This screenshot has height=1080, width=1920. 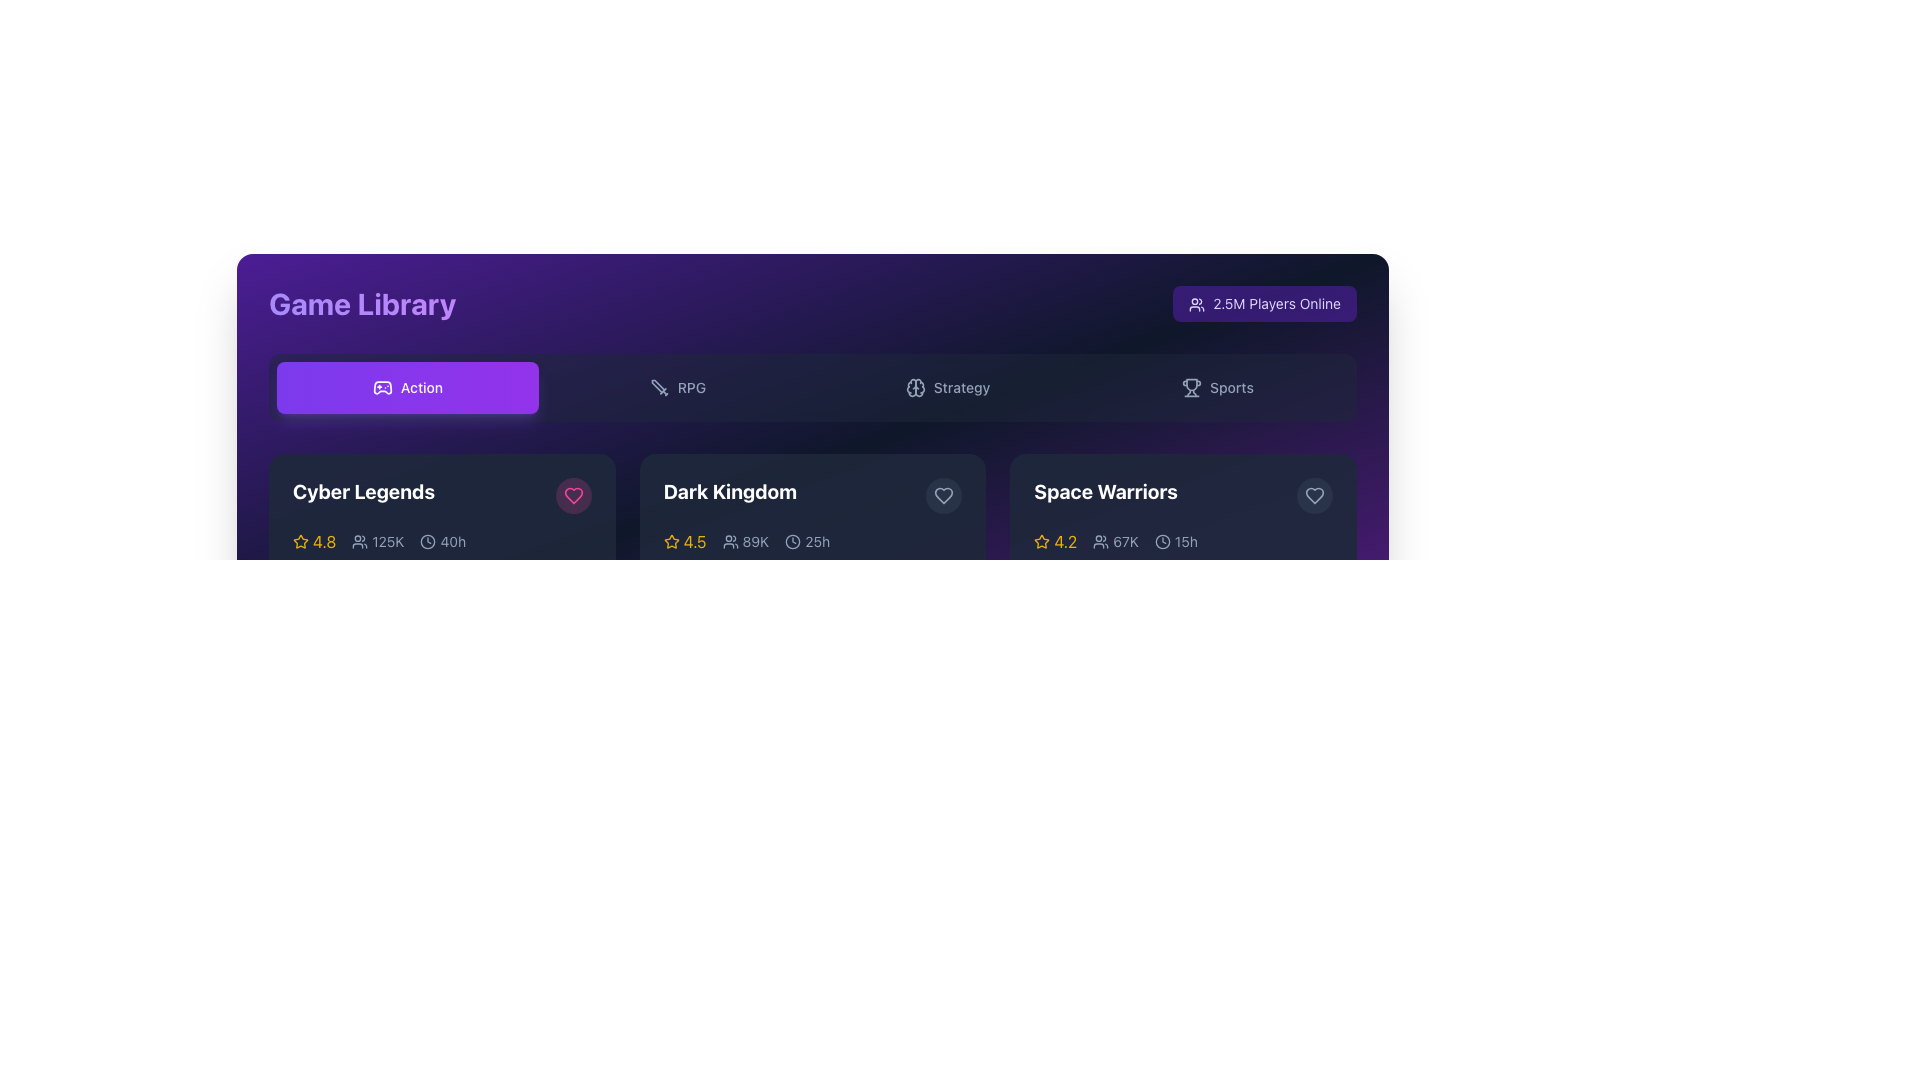 What do you see at coordinates (382, 388) in the screenshot?
I see `the design of the vector-based gamepad icon located on the left side of the toolbar, which features a symmetrical design with smaller segments` at bounding box center [382, 388].